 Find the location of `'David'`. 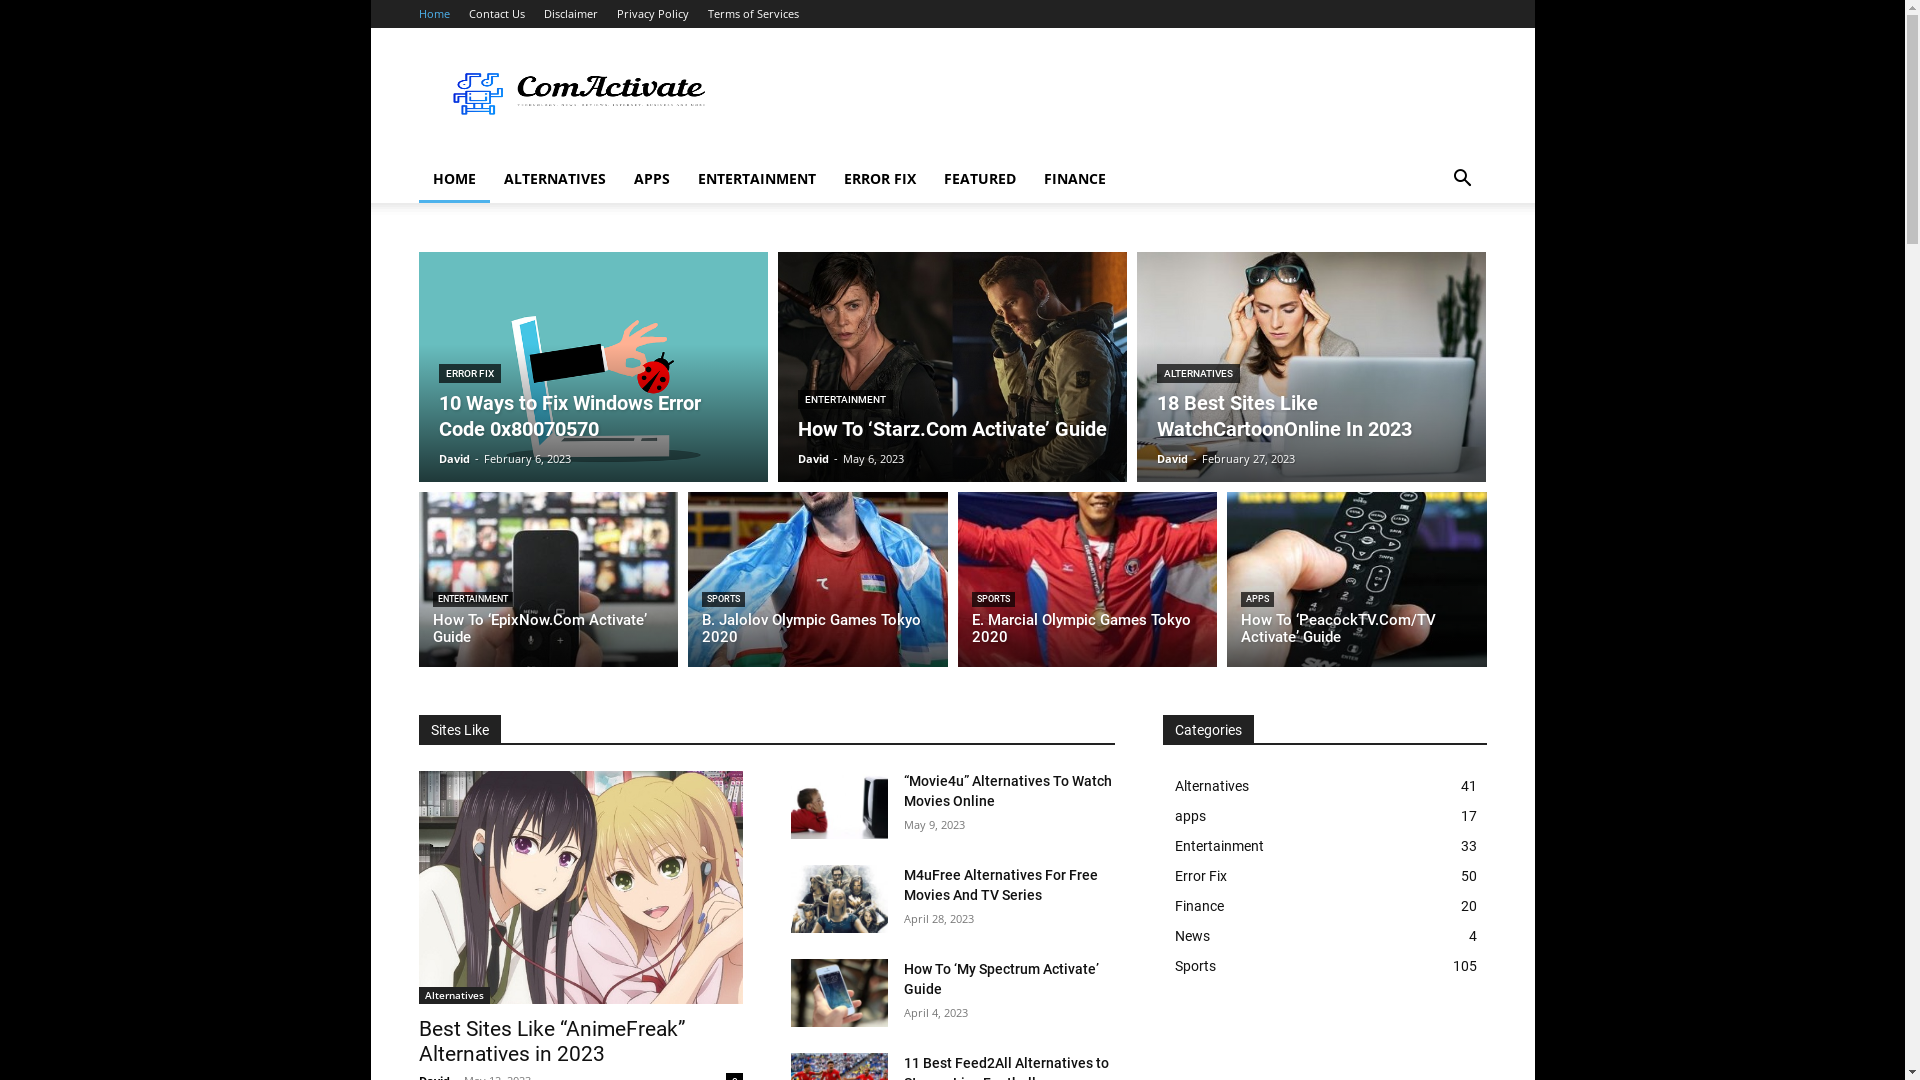

'David' is located at coordinates (452, 458).